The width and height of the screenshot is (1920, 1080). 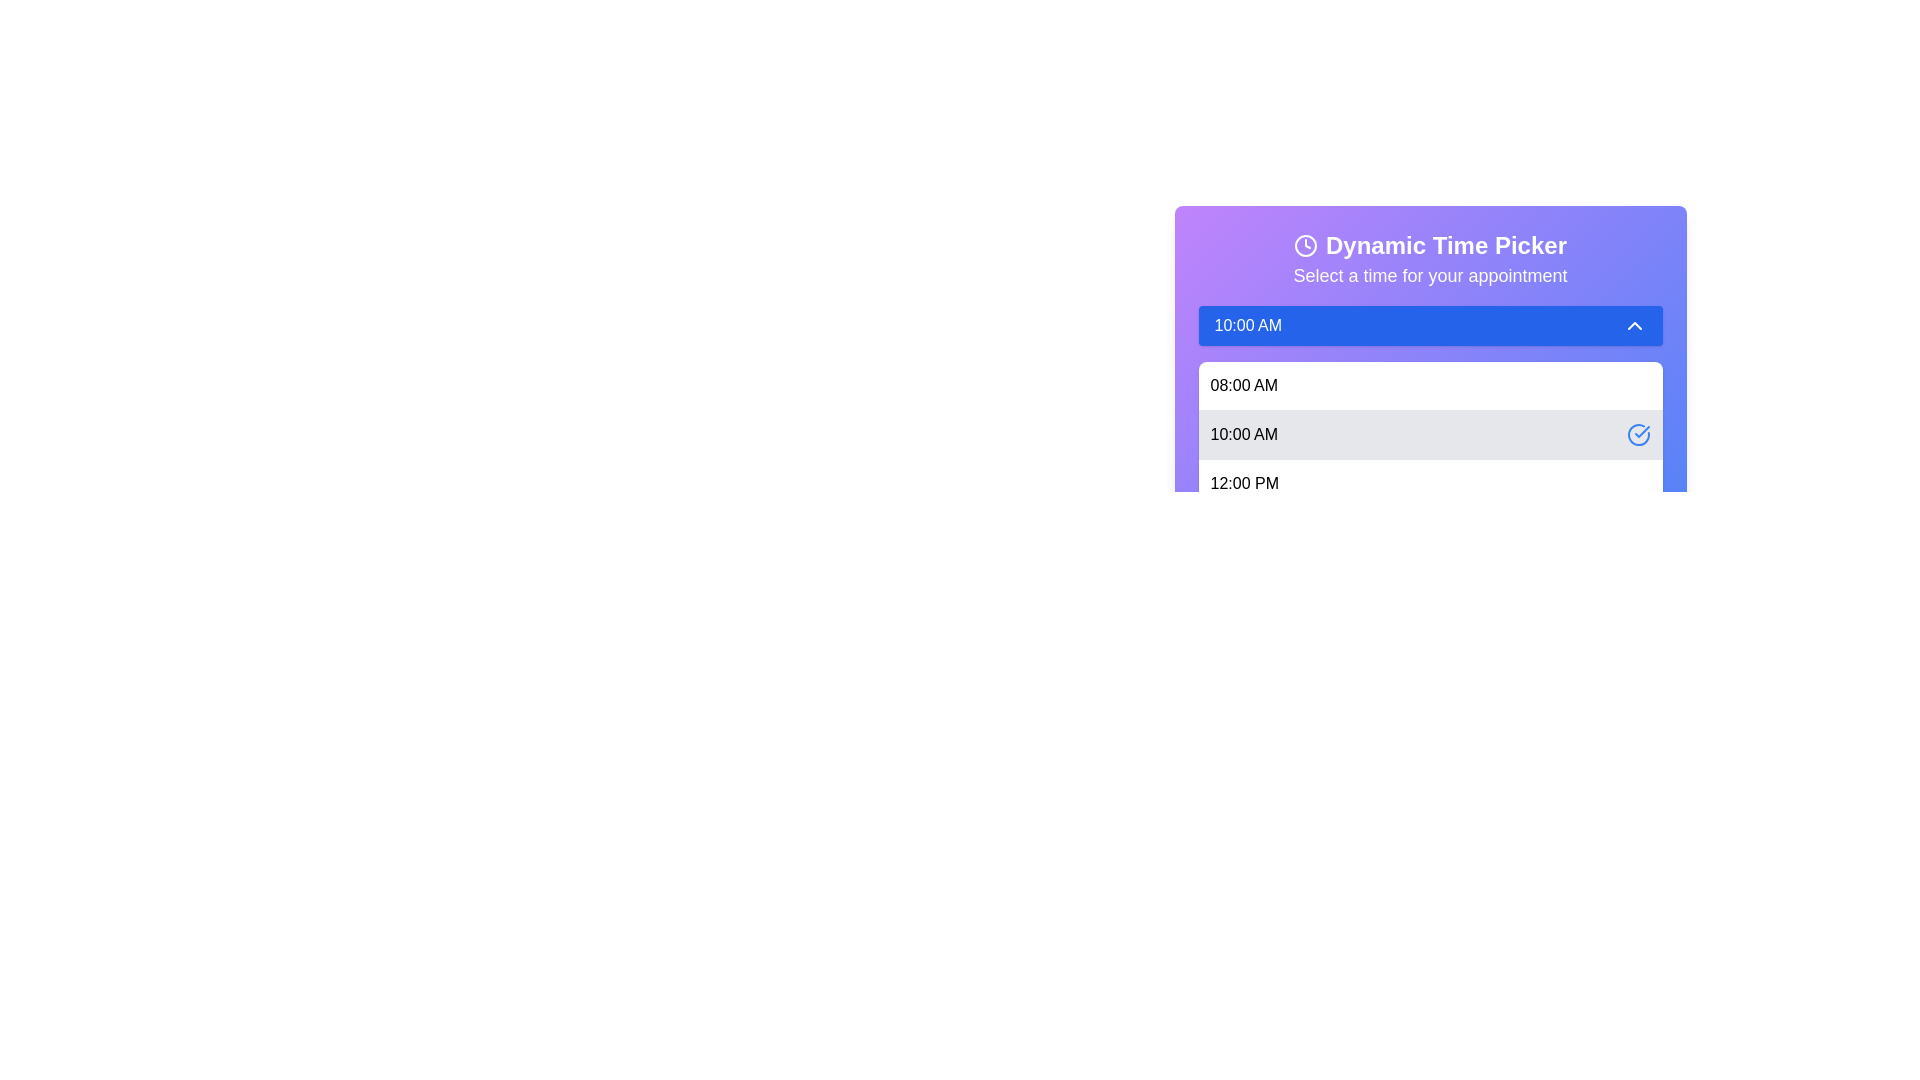 I want to click on to select the '12:00 PM' time option in the dropdown list of the time picker interface, located beneath the '10:00 AM' option, so click(x=1243, y=483).